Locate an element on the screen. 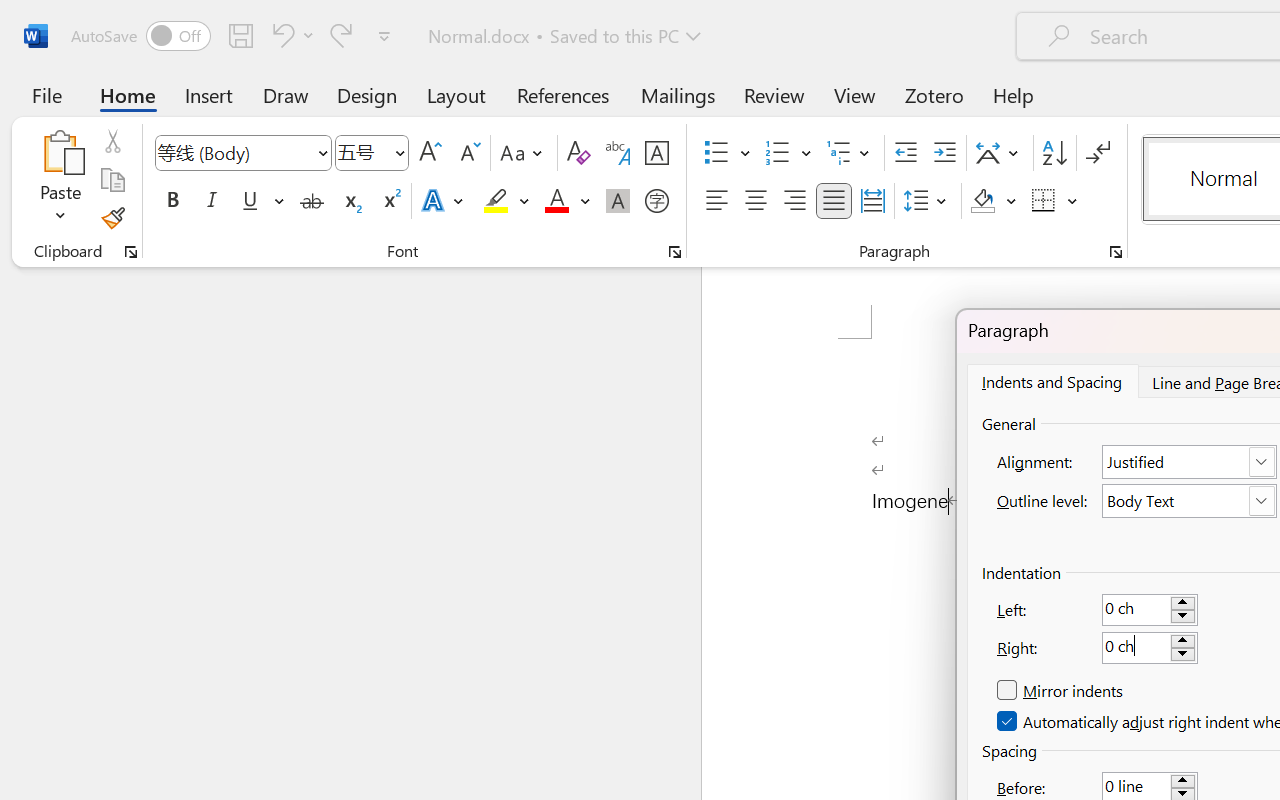 This screenshot has height=800, width=1280. 'Font...' is located at coordinates (675, 251).